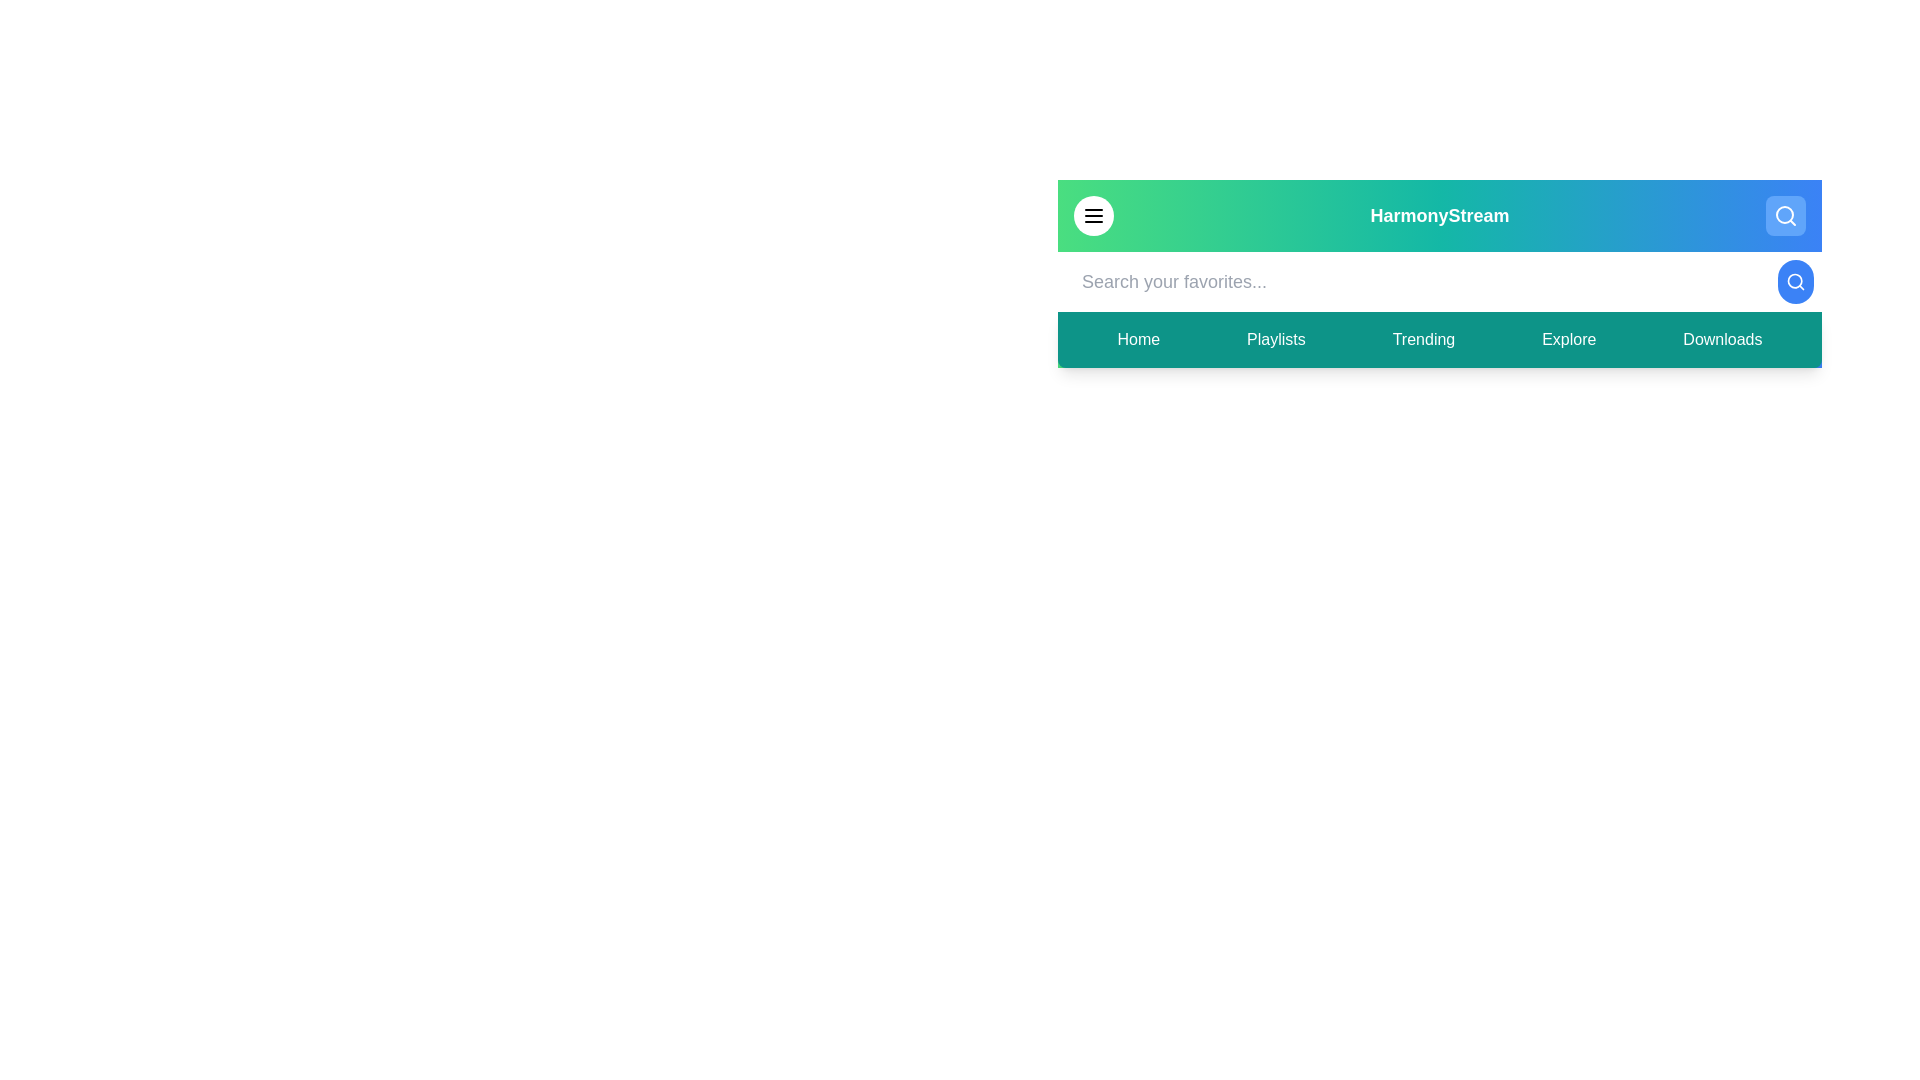 This screenshot has height=1080, width=1920. I want to click on the navigation menu item corresponding to Trending, so click(1423, 338).